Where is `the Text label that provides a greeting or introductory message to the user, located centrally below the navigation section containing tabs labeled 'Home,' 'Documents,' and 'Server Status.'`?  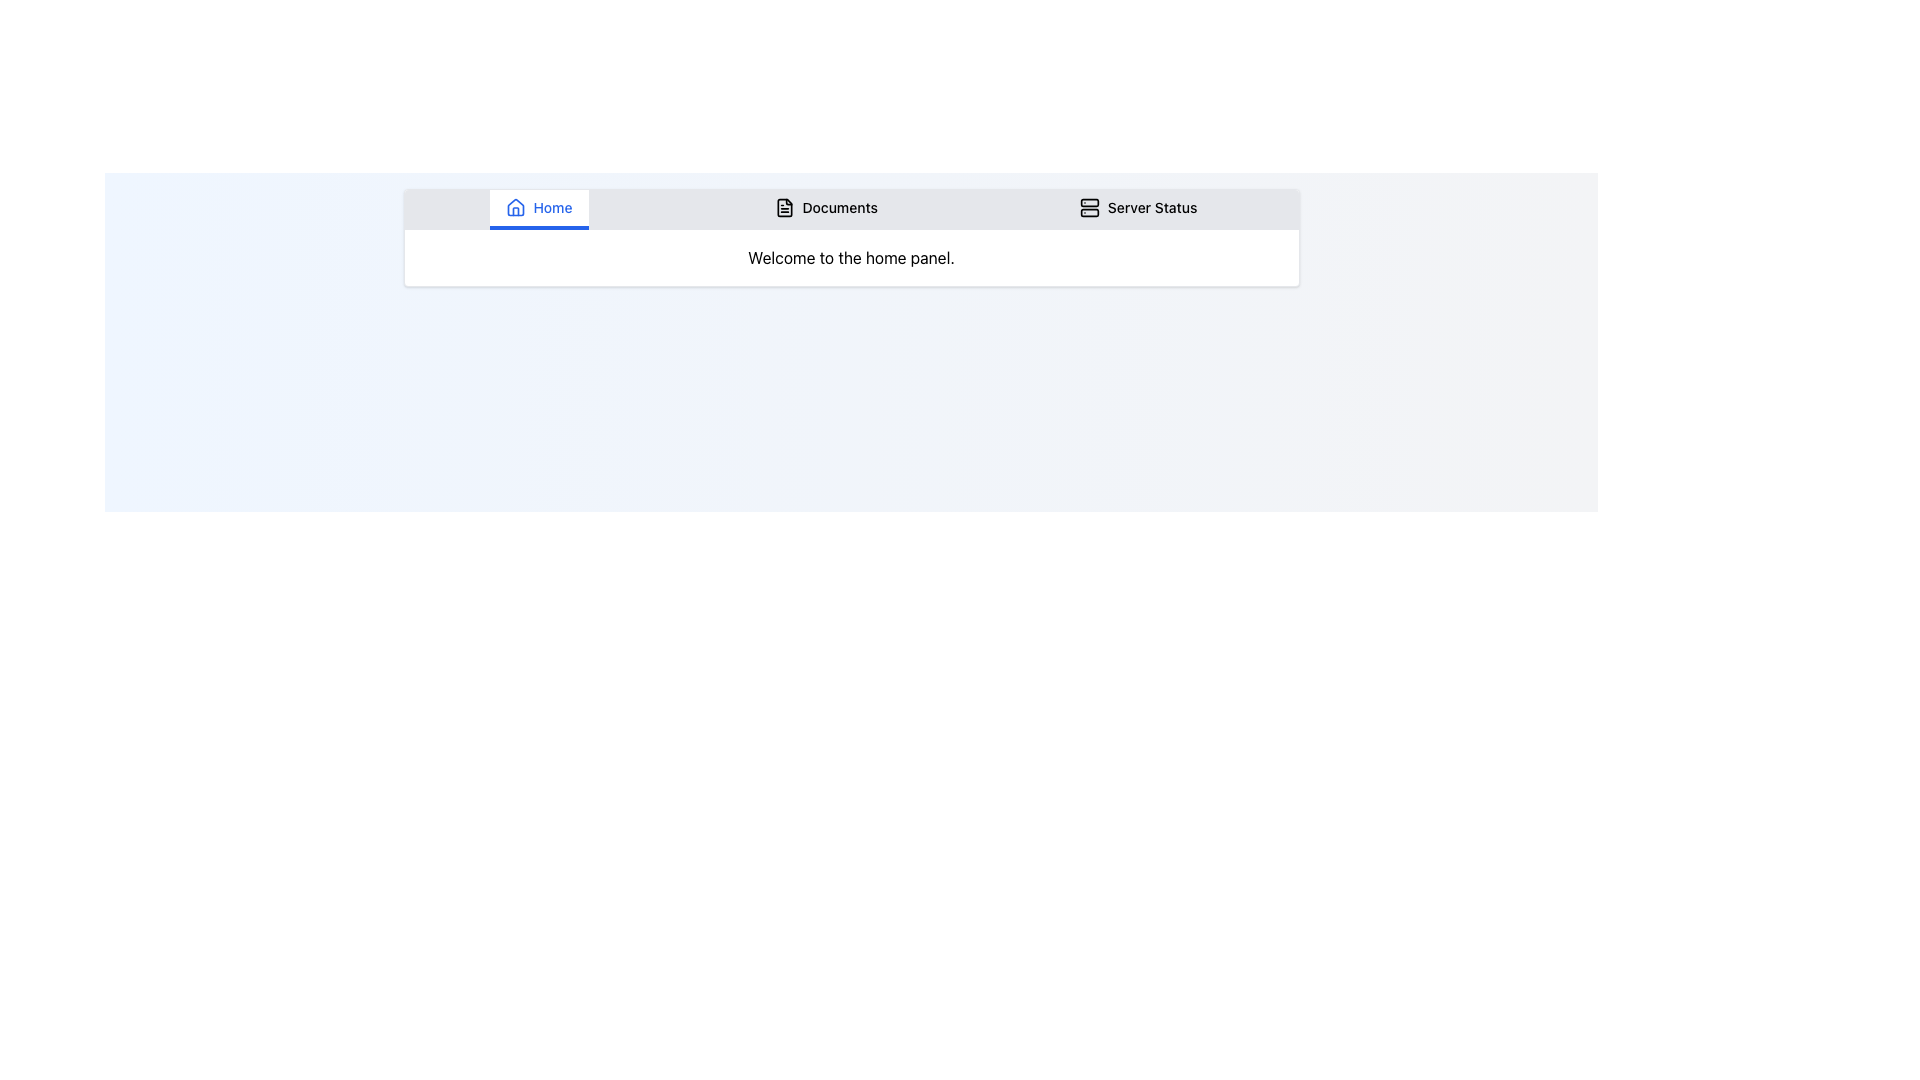
the Text label that provides a greeting or introductory message to the user, located centrally below the navigation section containing tabs labeled 'Home,' 'Documents,' and 'Server Status.' is located at coordinates (851, 257).